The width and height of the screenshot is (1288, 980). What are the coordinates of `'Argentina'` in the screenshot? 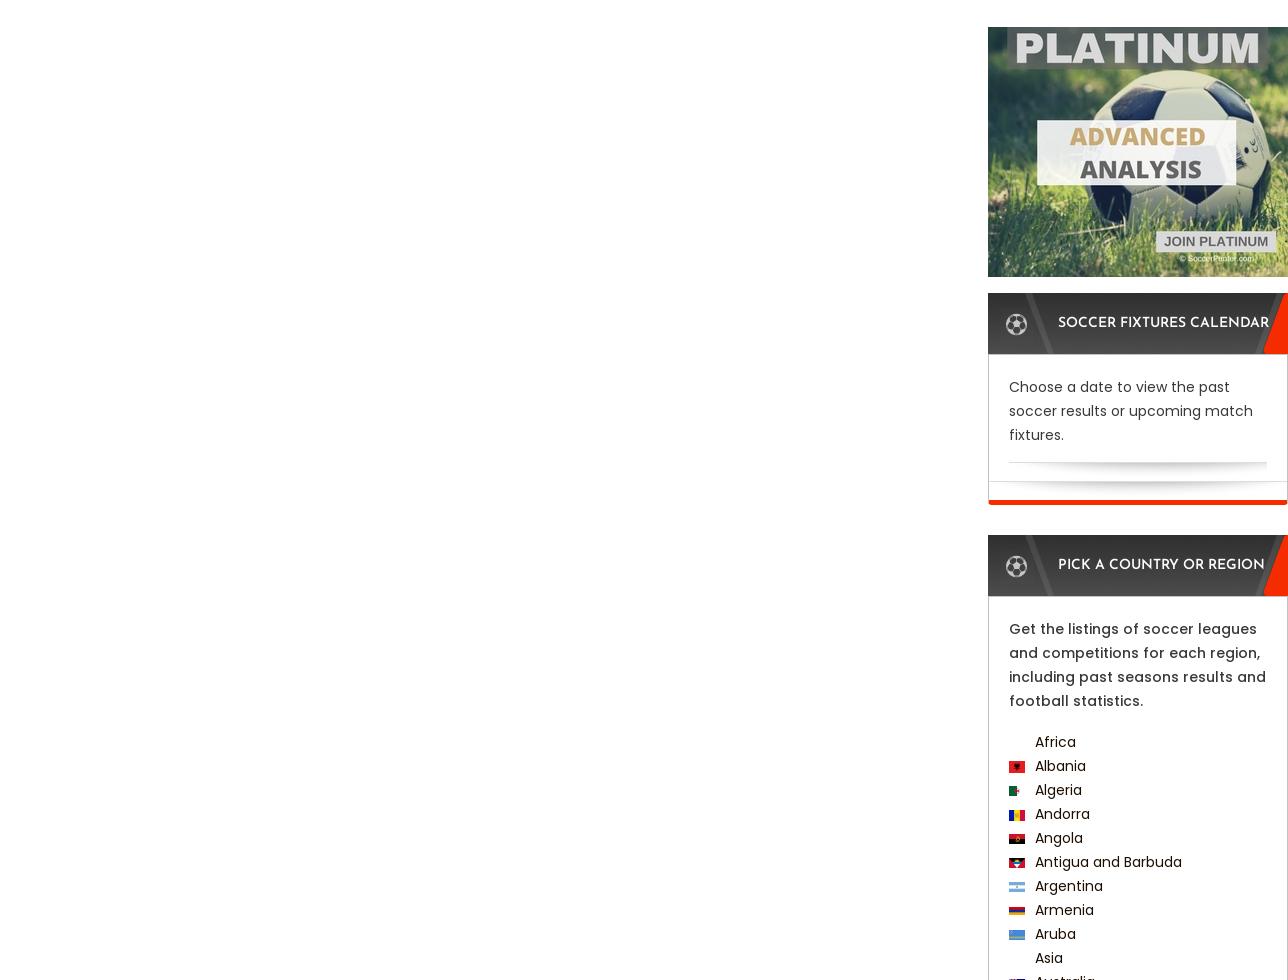 It's located at (1066, 886).